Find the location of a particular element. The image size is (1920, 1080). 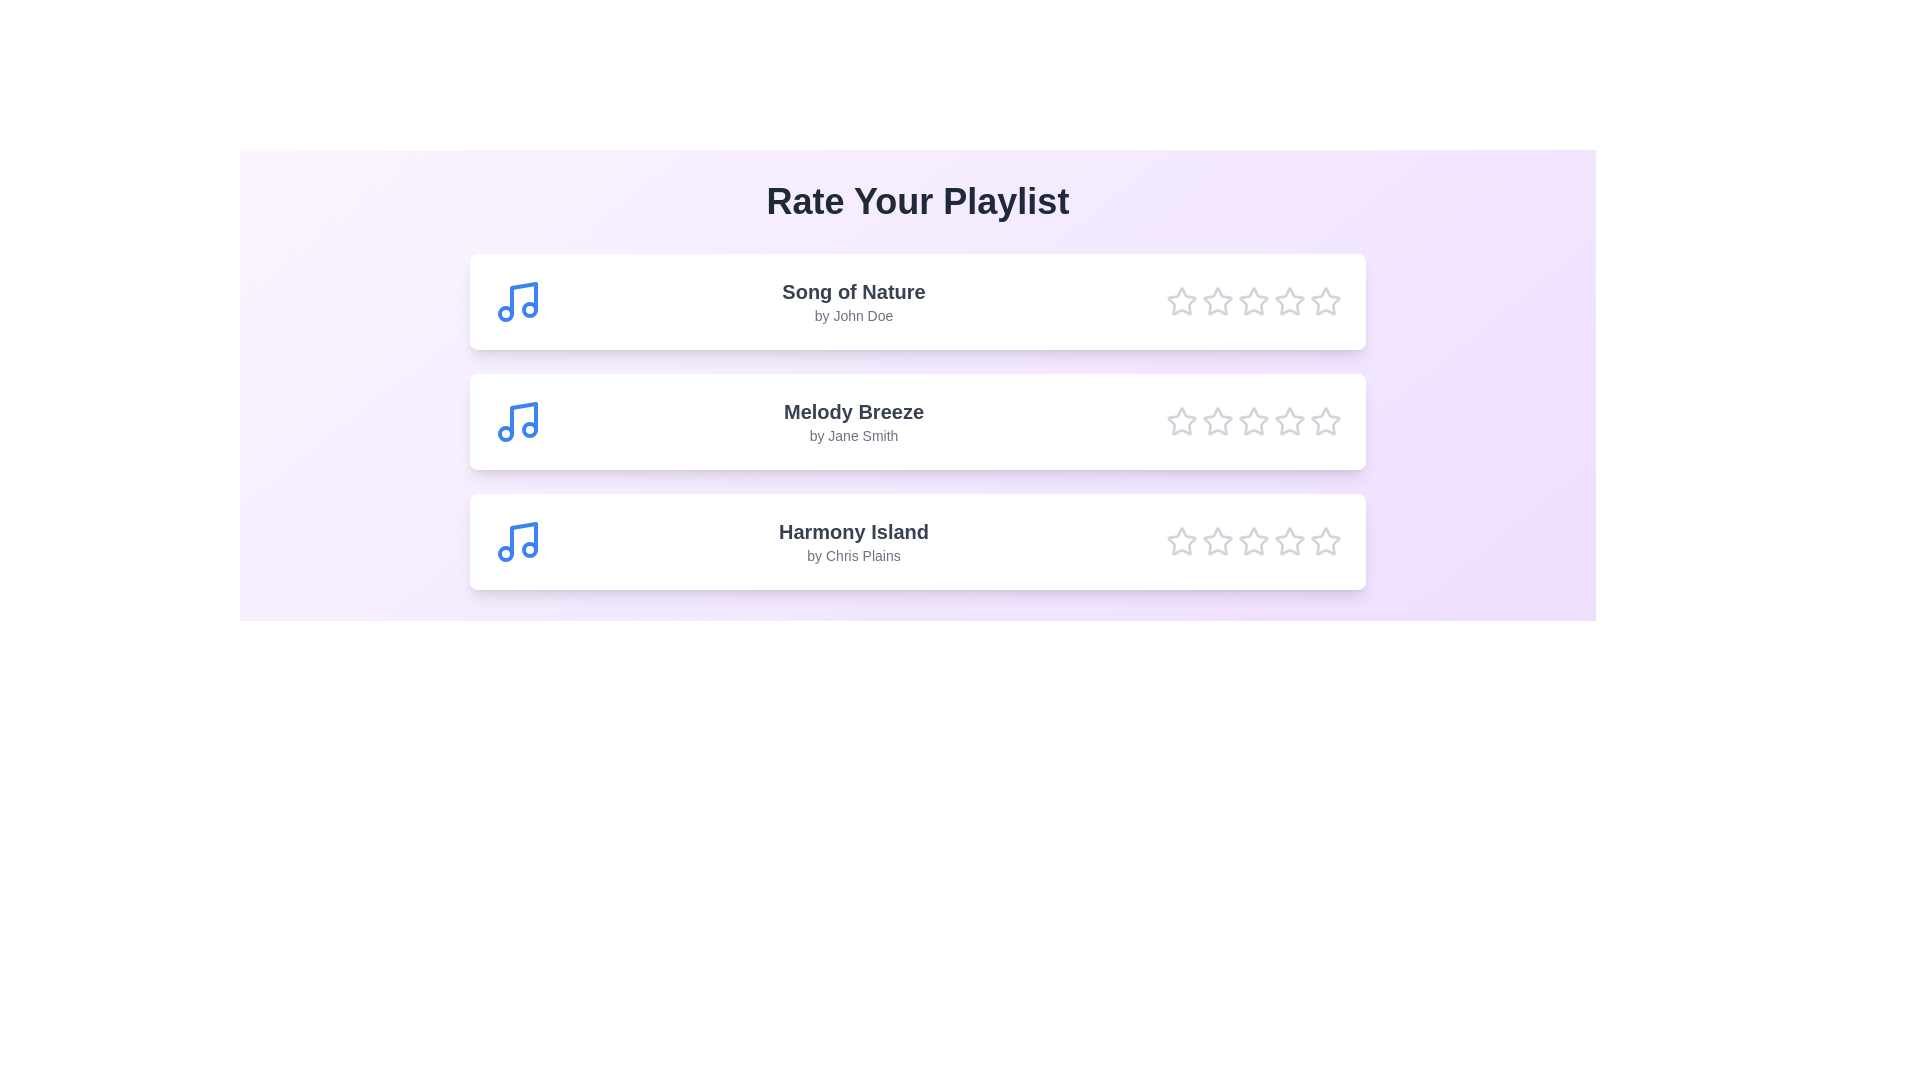

the star corresponding to 4 for the song Melody Breeze is located at coordinates (1290, 420).